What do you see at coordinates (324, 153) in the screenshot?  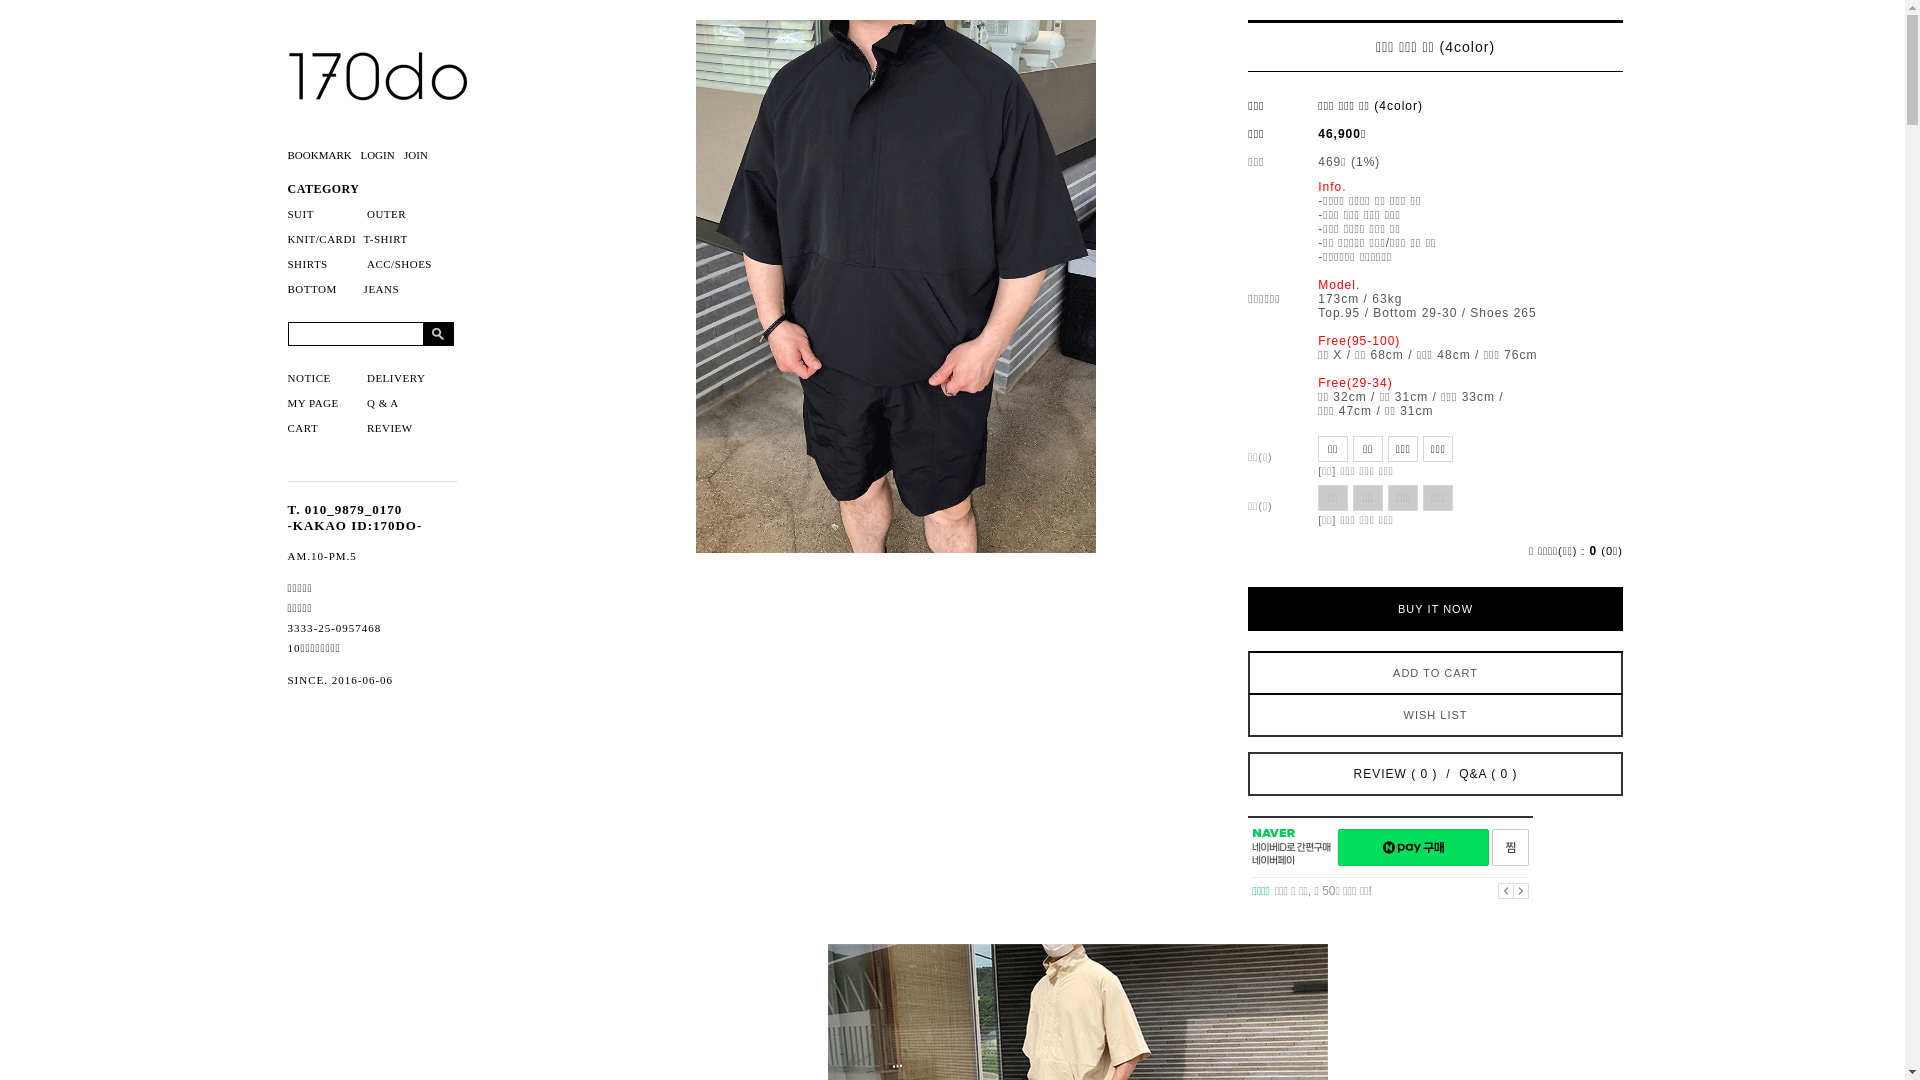 I see `'BOOKMARK'` at bounding box center [324, 153].